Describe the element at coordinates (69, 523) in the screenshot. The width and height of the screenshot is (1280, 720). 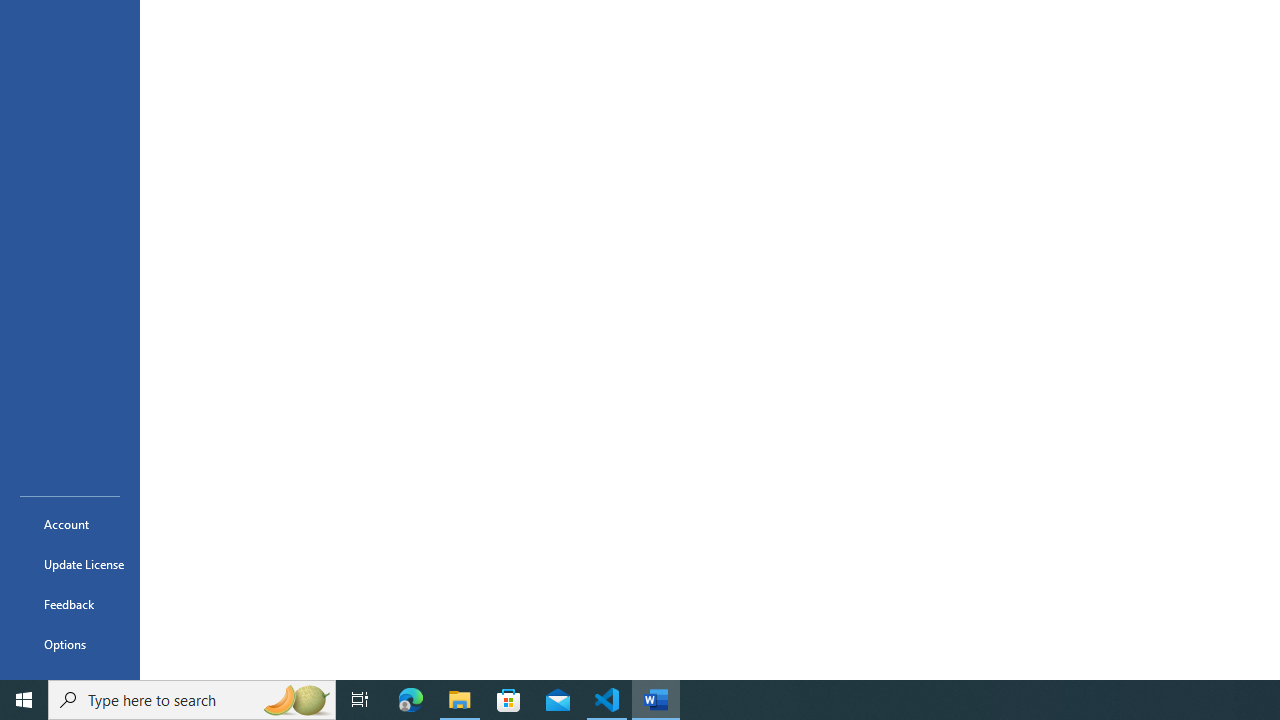
I see `'Account'` at that location.